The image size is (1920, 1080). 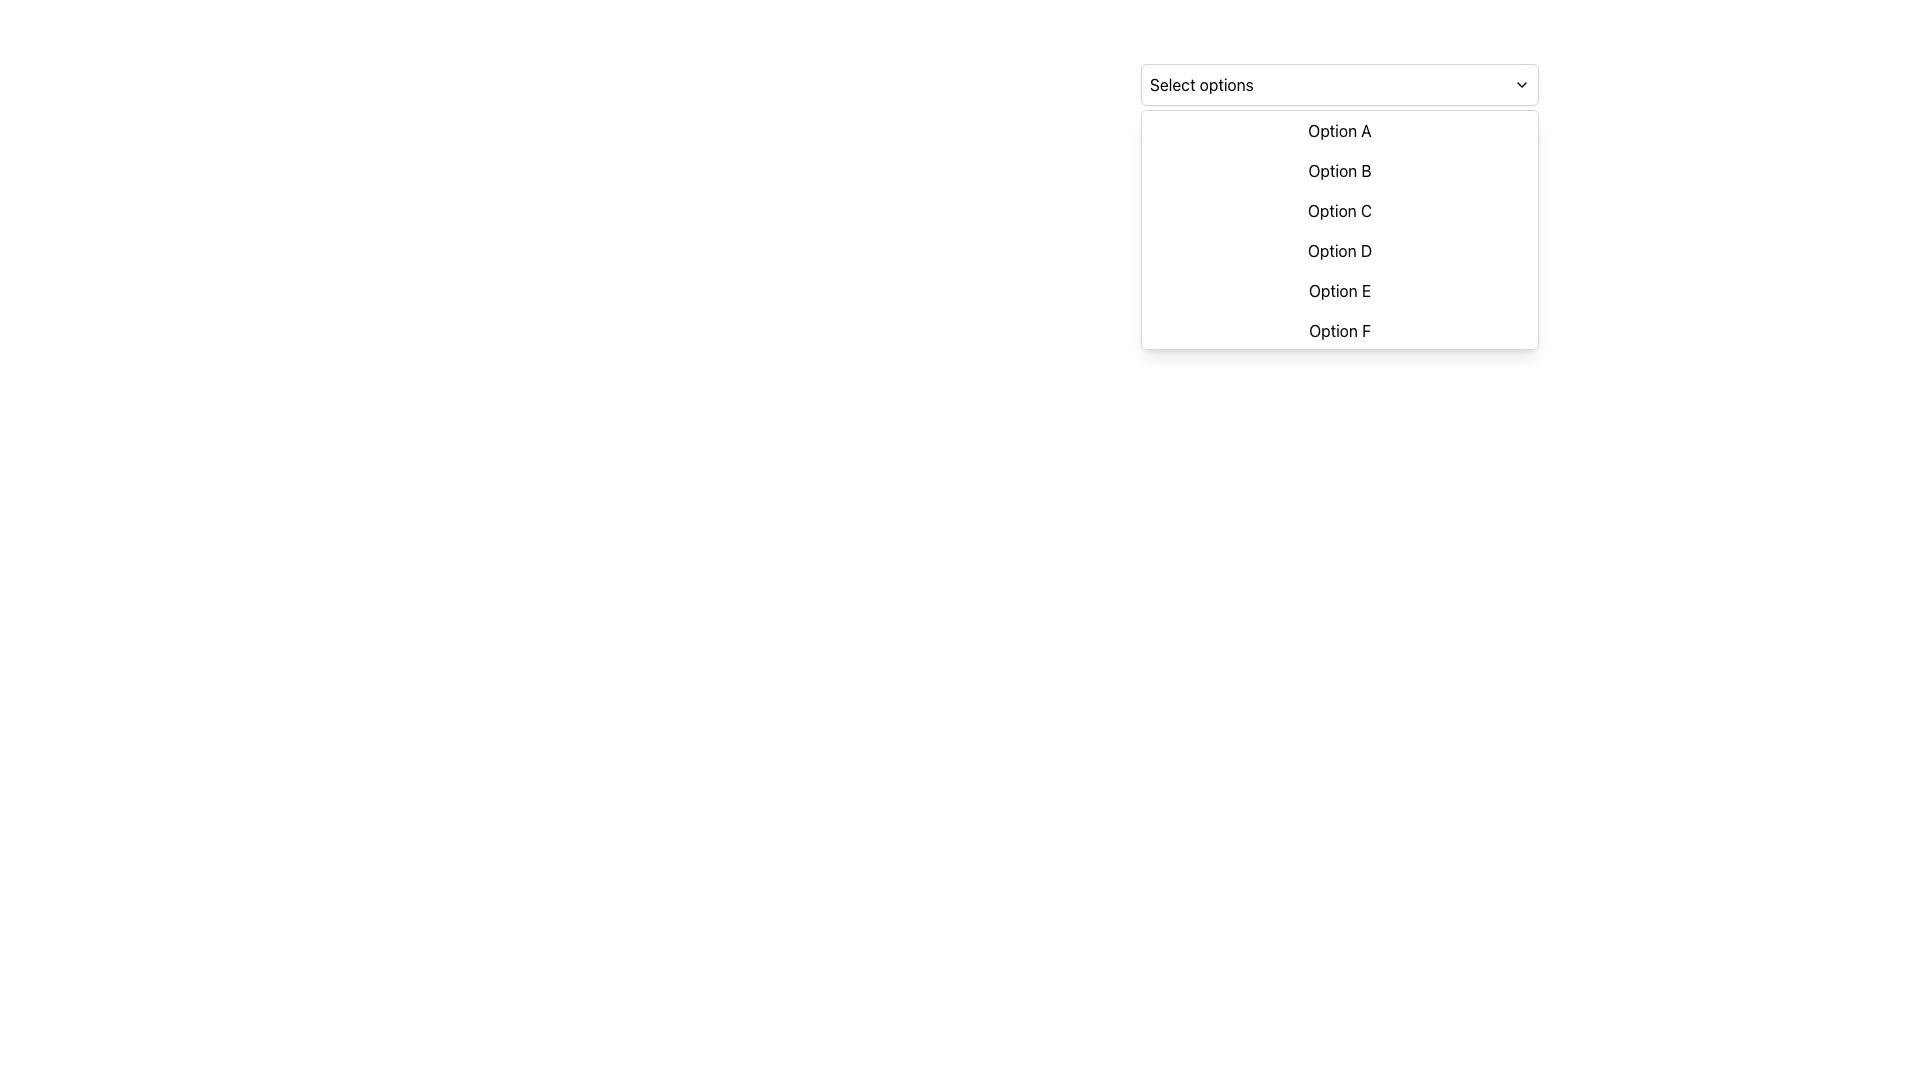 What do you see at coordinates (1339, 211) in the screenshot?
I see `the dropdown list item that displays 'Option C', which is the third option in the menu located under 'Select options'` at bounding box center [1339, 211].